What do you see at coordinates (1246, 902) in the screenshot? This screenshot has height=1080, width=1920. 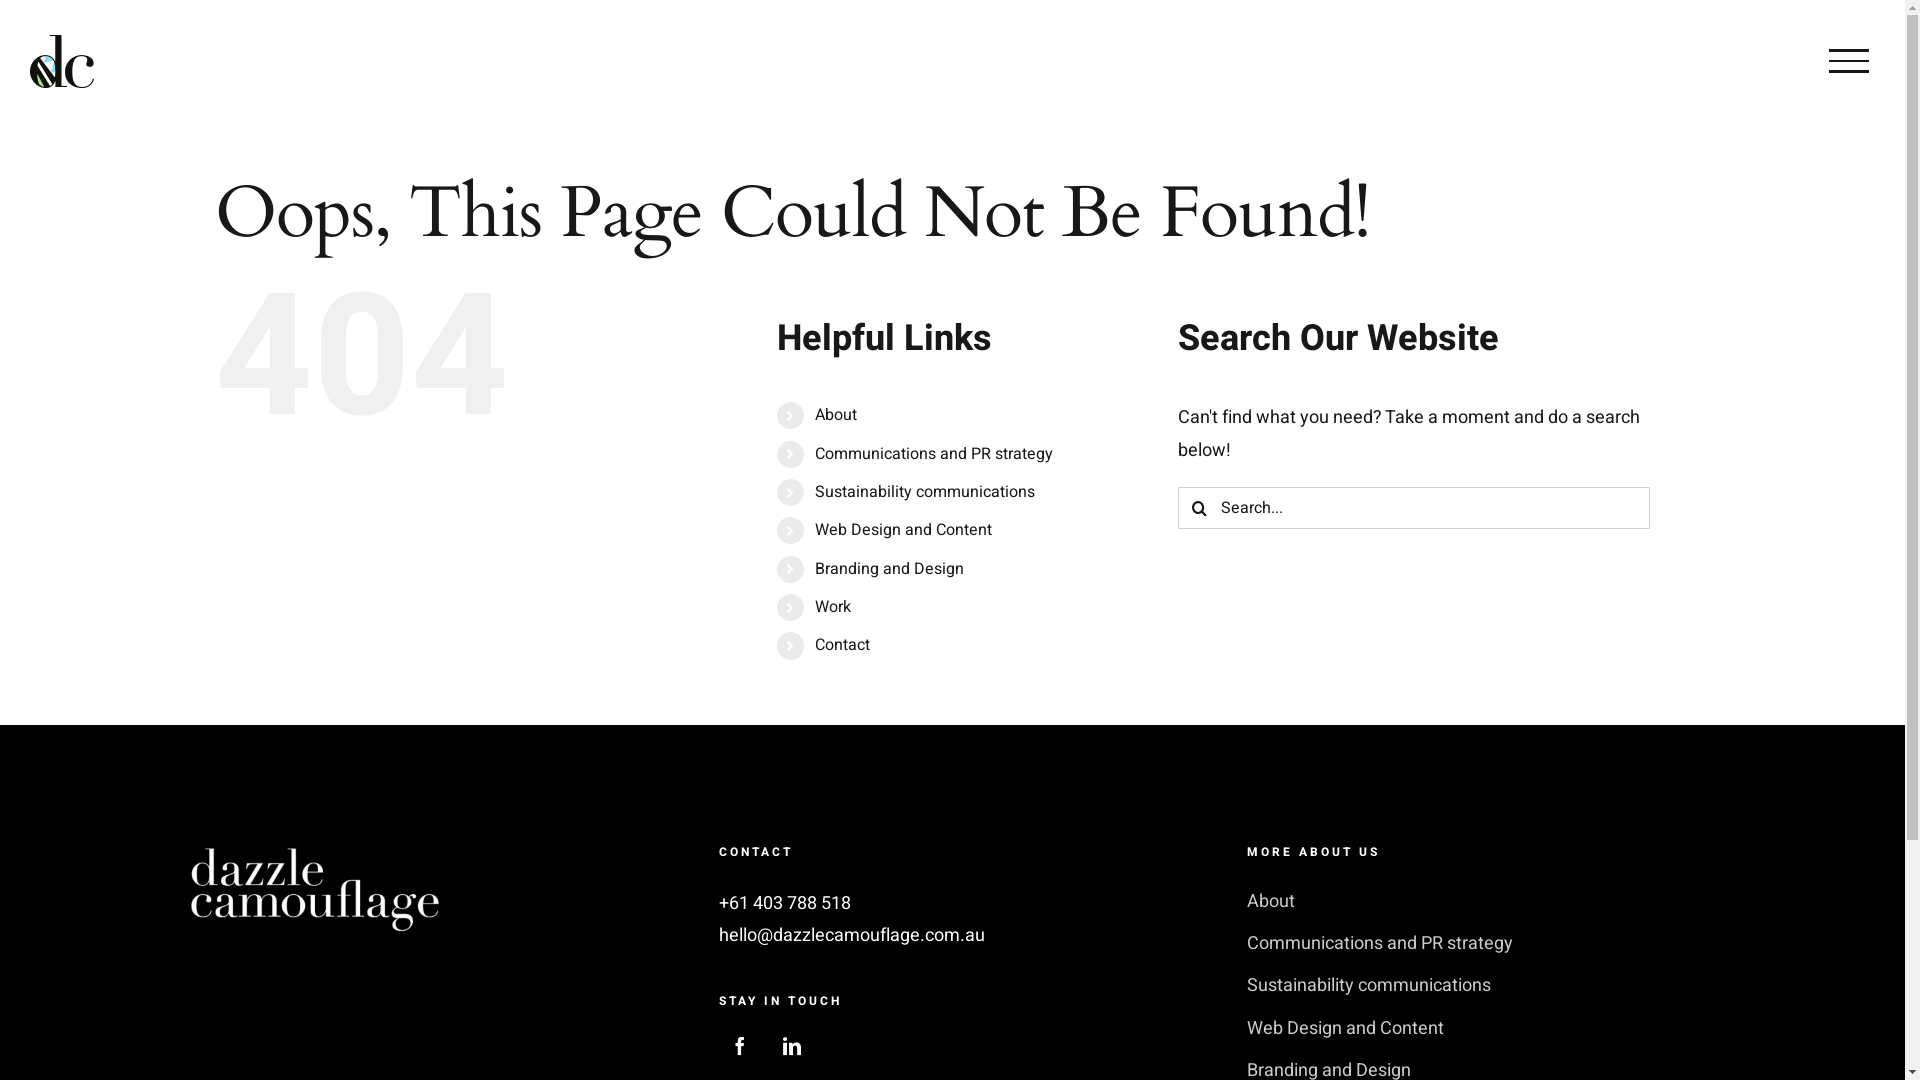 I see `'About'` at bounding box center [1246, 902].